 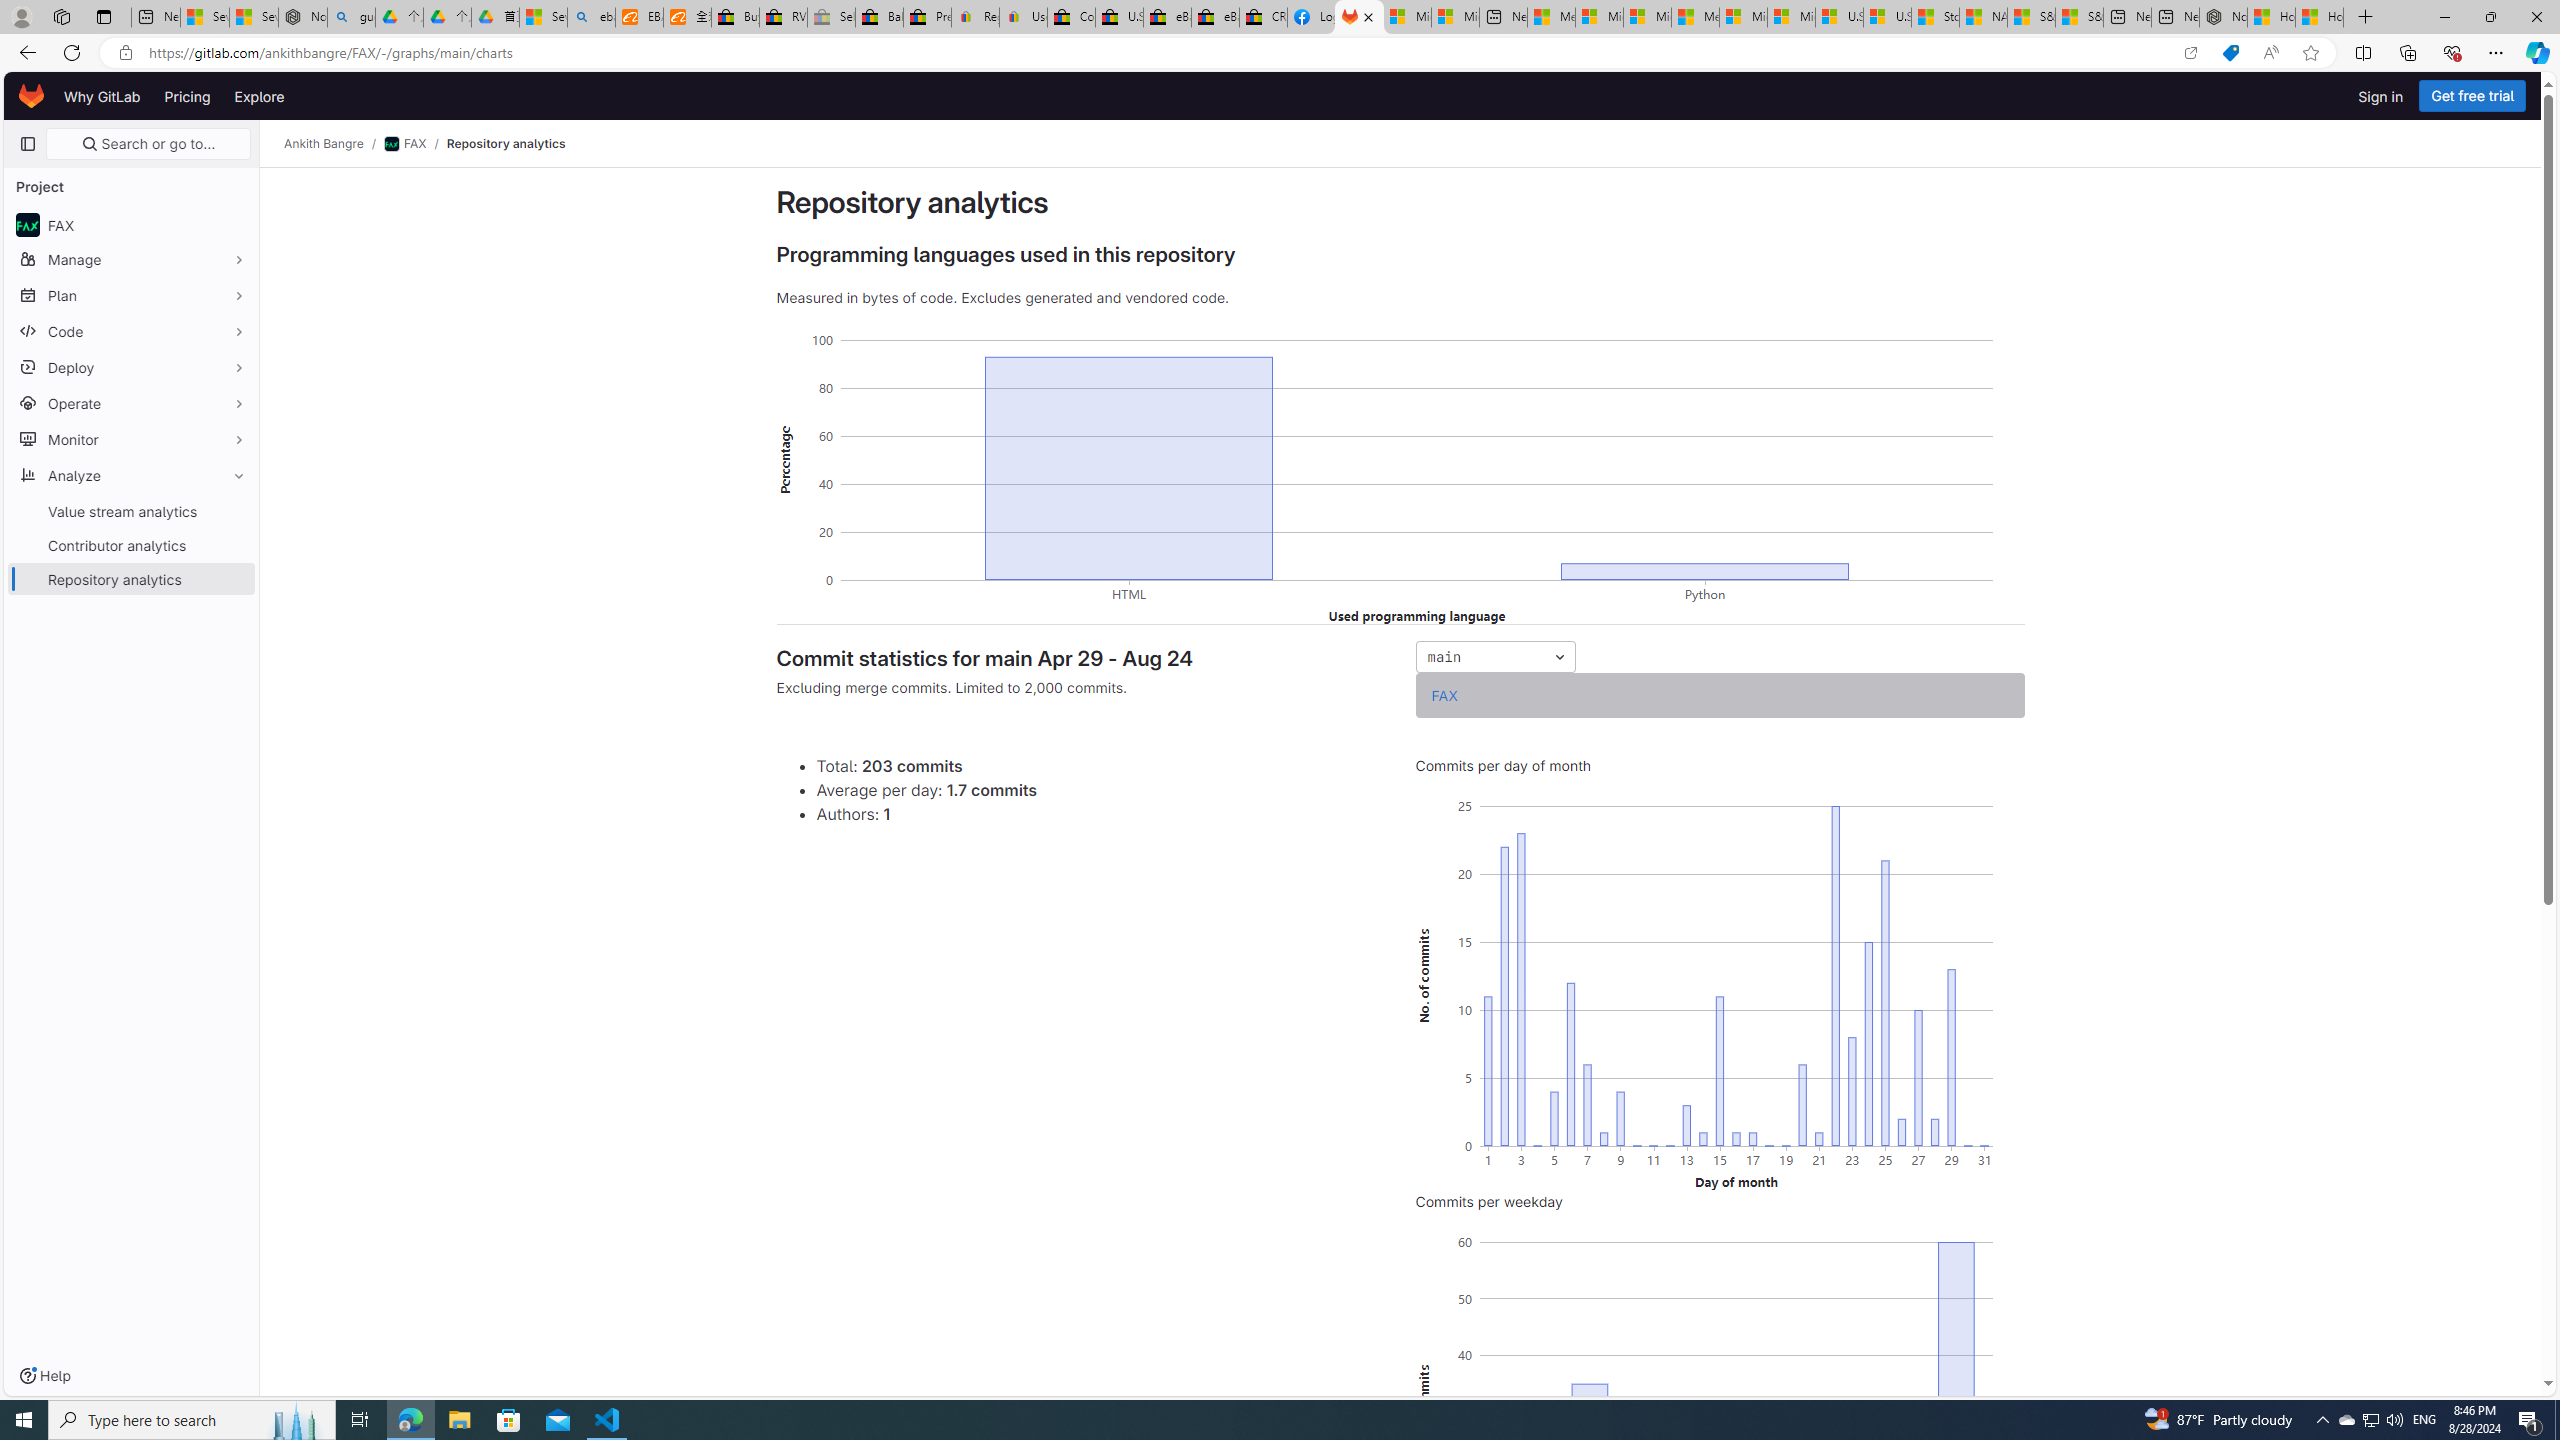 What do you see at coordinates (130, 510) in the screenshot?
I see `'Value stream analytics'` at bounding box center [130, 510].